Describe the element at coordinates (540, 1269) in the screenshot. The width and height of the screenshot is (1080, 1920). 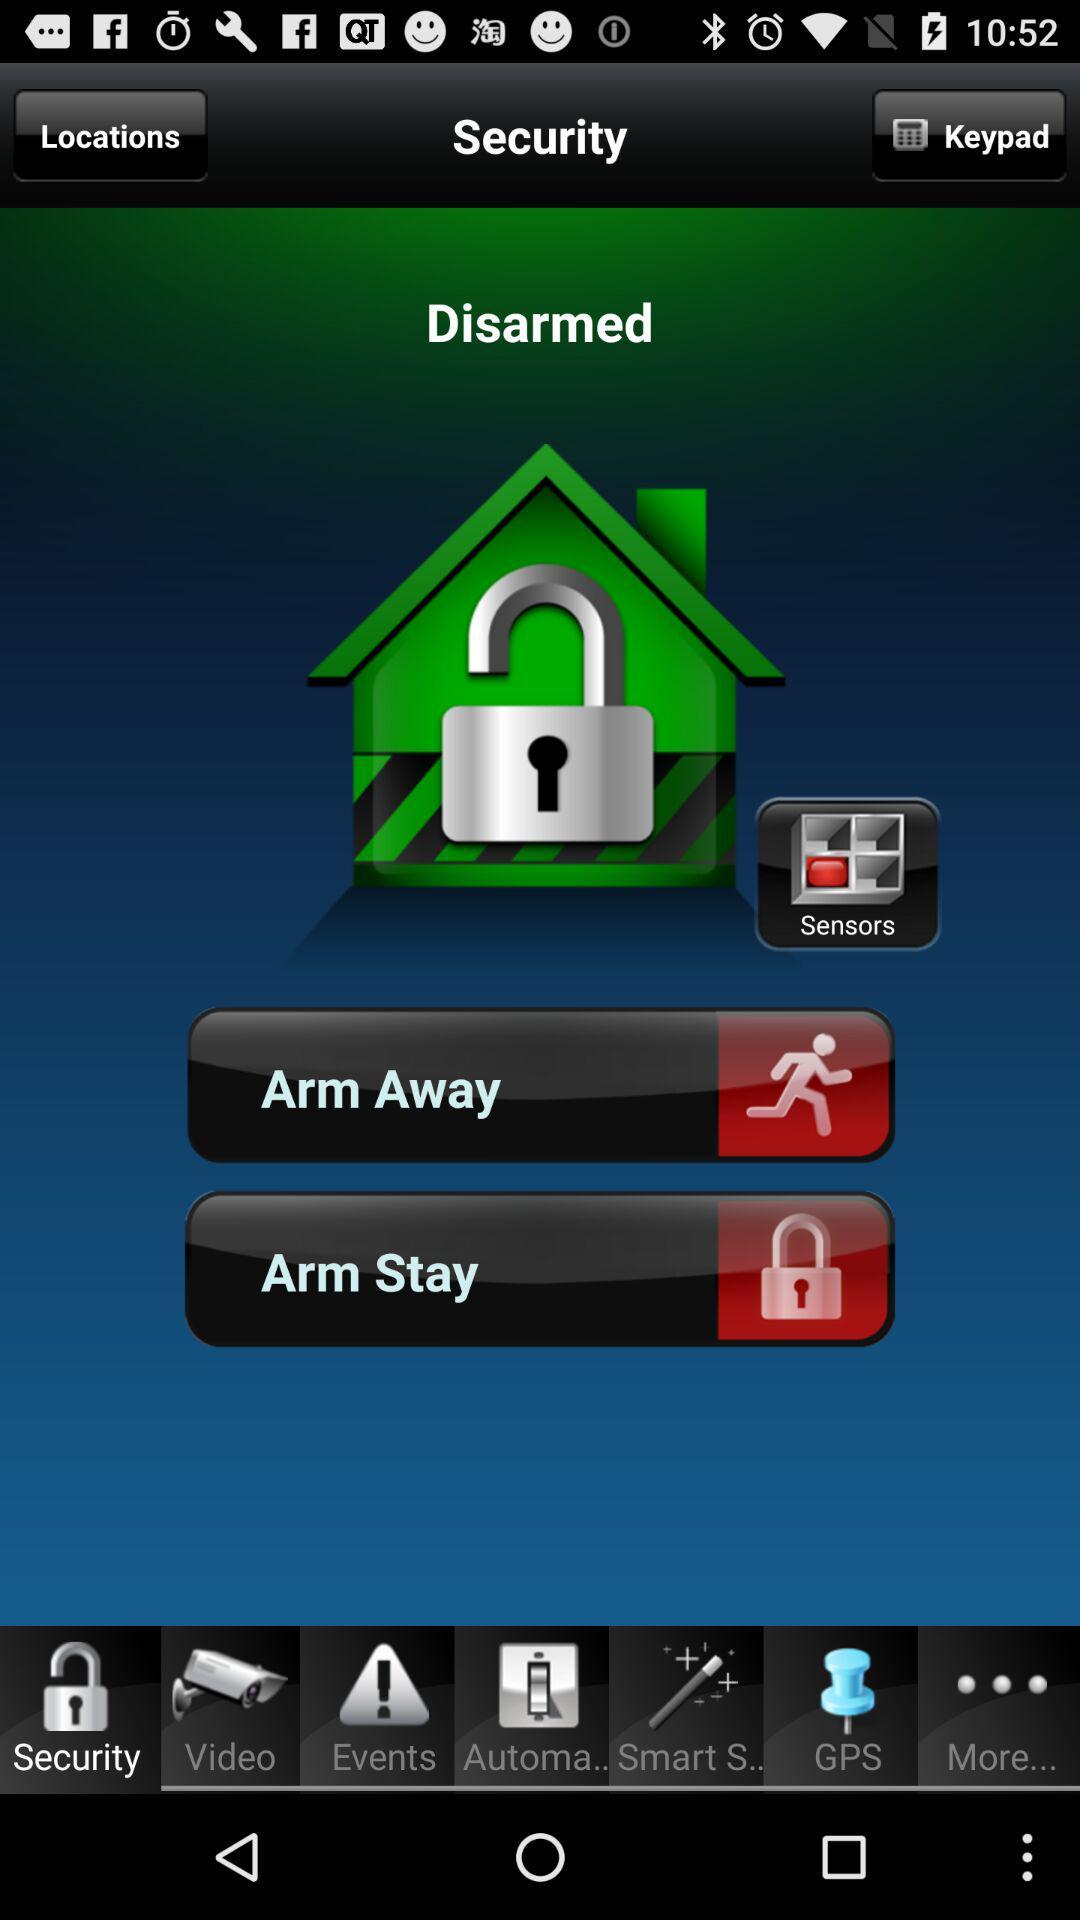
I see `the arm stay icon` at that location.